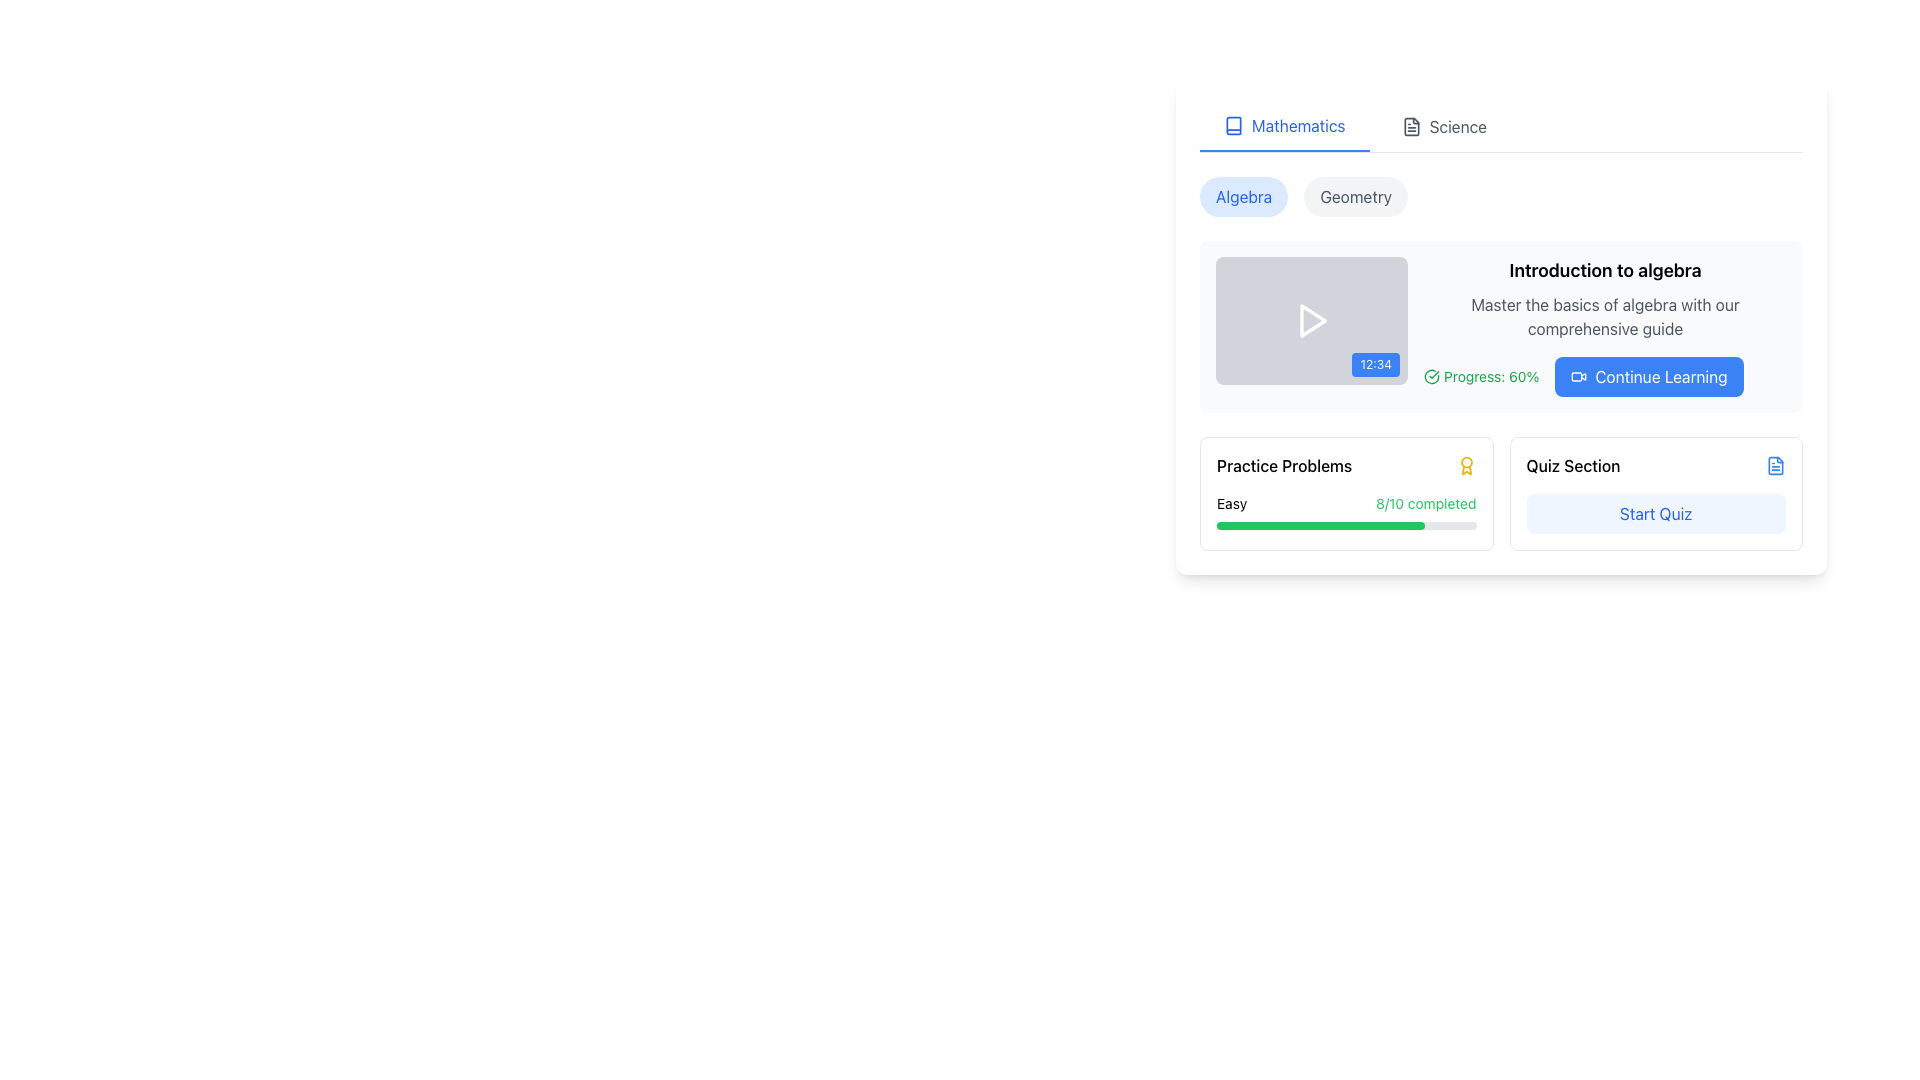 The width and height of the screenshot is (1920, 1080). Describe the element at coordinates (1346, 511) in the screenshot. I see `the Progress Tracker that shows the completion progress of the 'Easy' task, located at the bottom of the 'Practice Problems' card` at that location.